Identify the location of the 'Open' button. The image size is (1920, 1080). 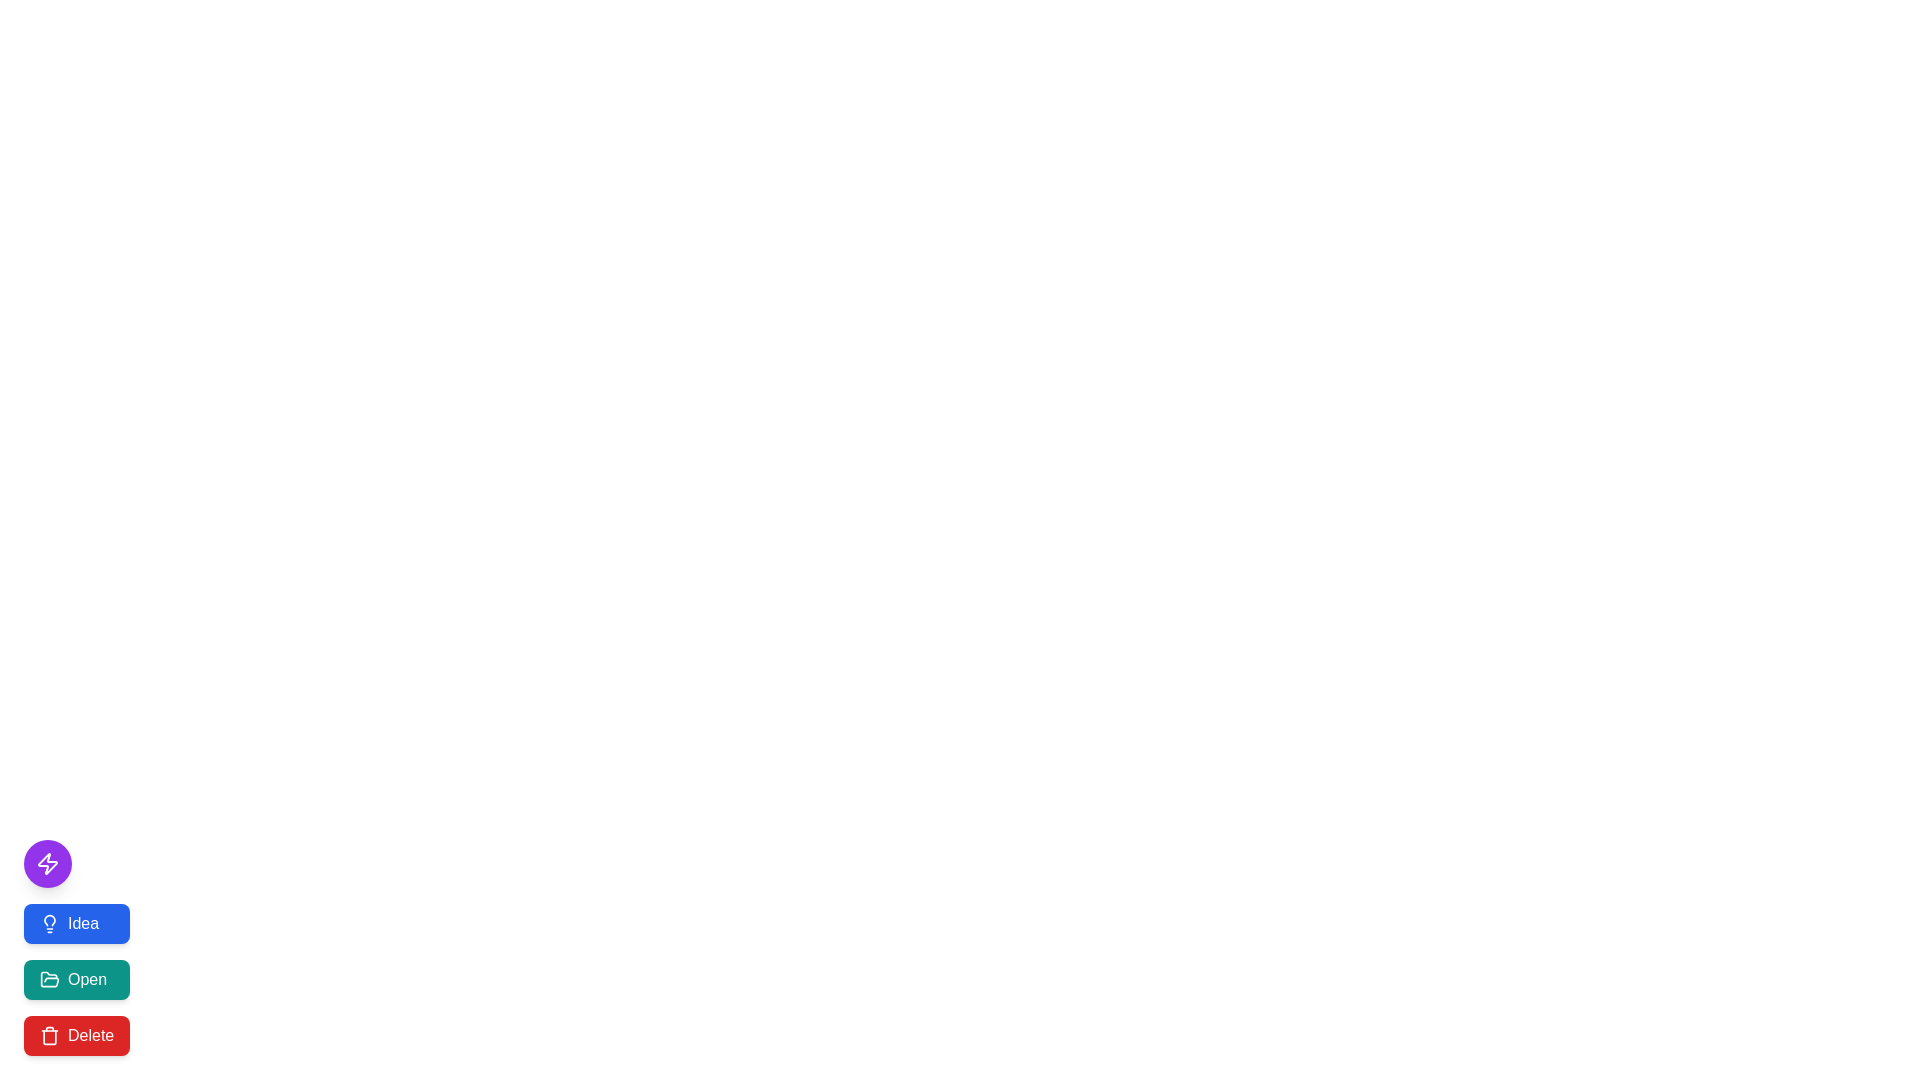
(77, 978).